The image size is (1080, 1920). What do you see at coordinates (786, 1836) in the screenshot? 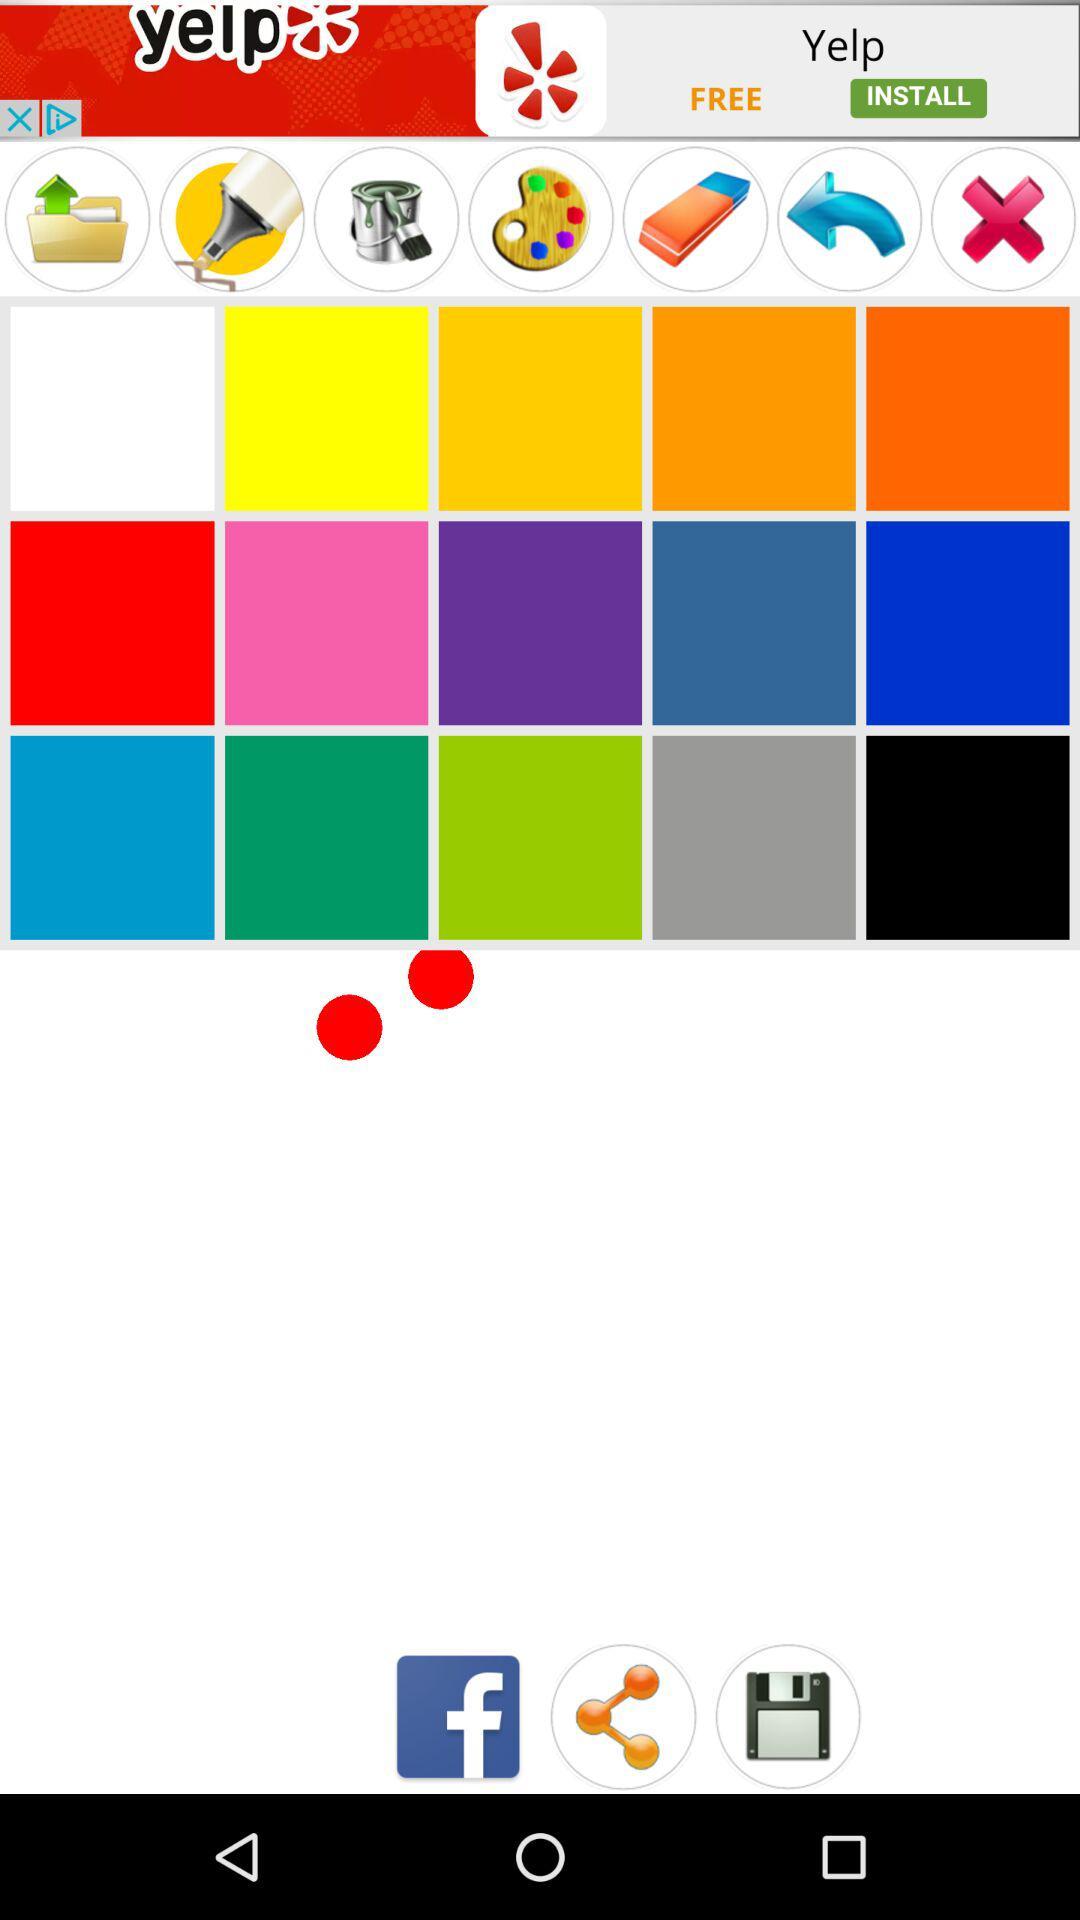
I see `the save icon` at bounding box center [786, 1836].